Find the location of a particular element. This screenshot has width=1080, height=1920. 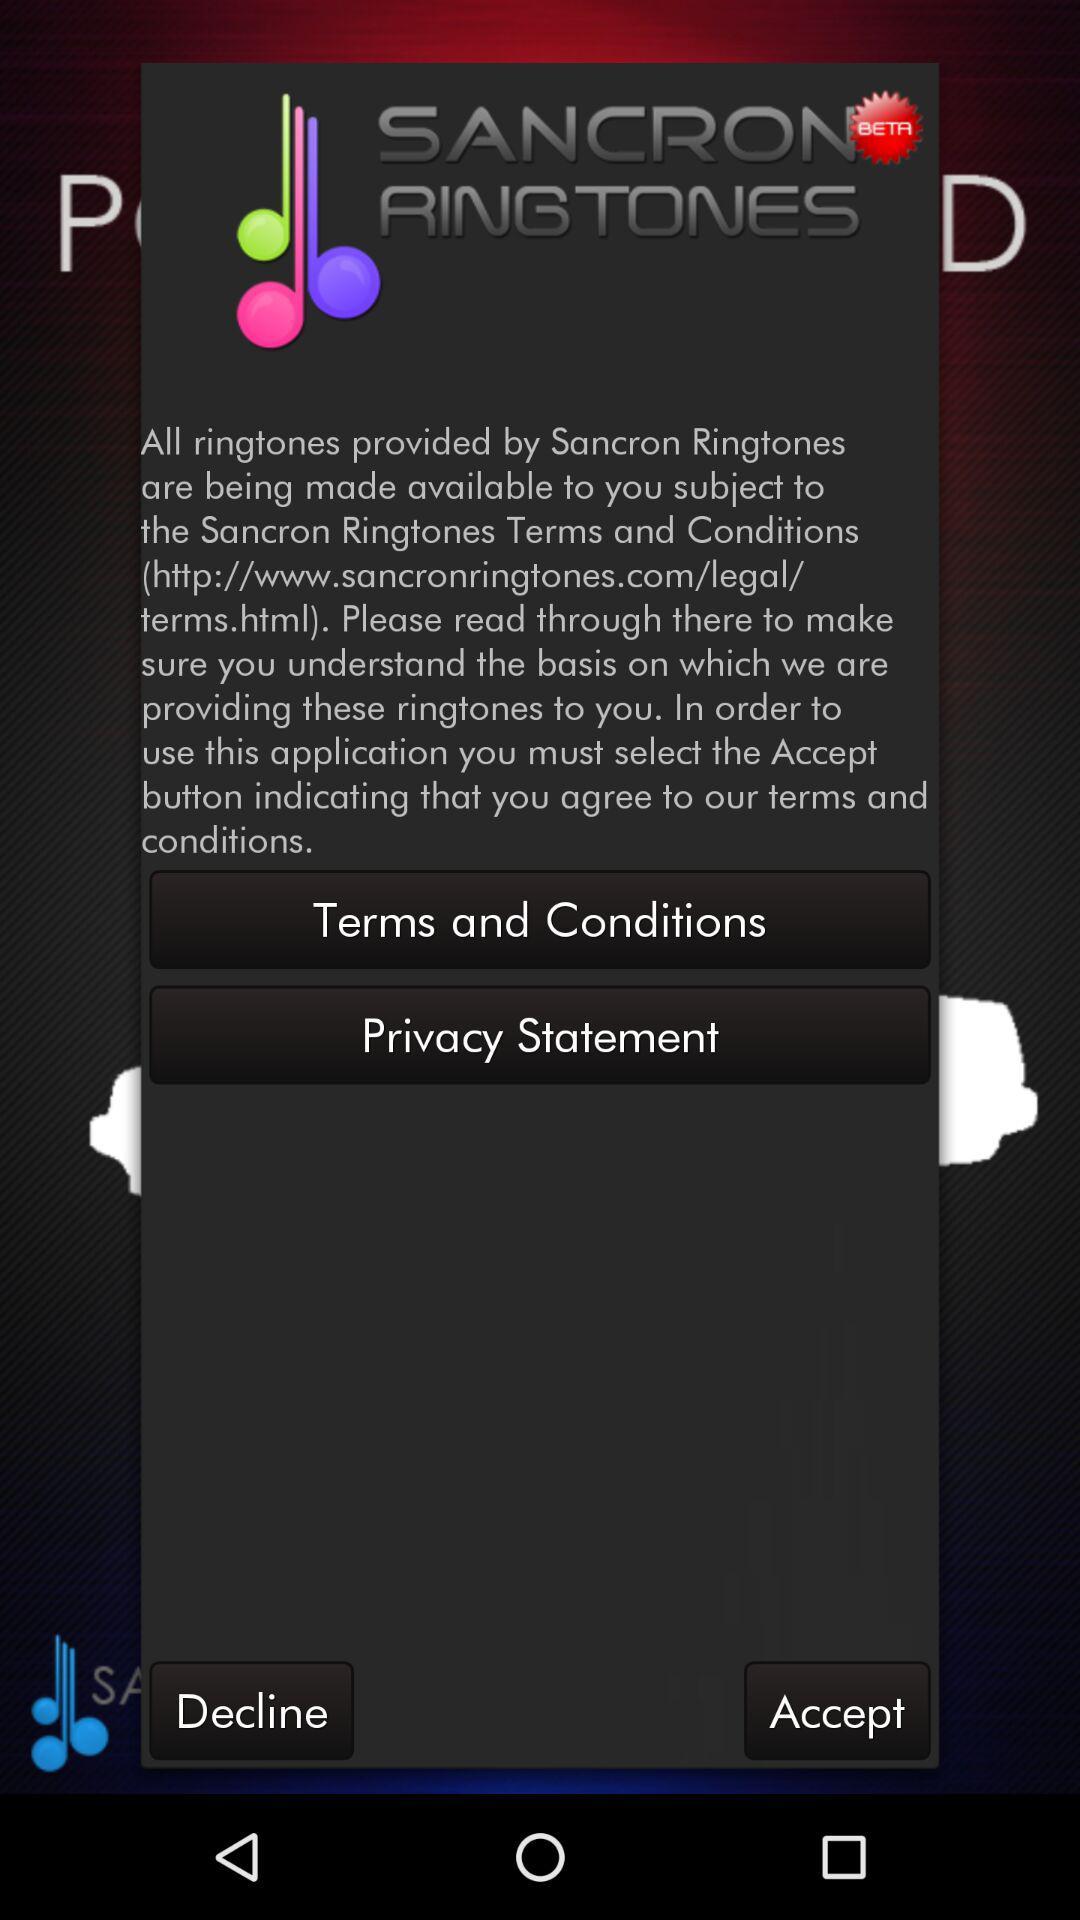

button below terms and conditions icon is located at coordinates (540, 1035).